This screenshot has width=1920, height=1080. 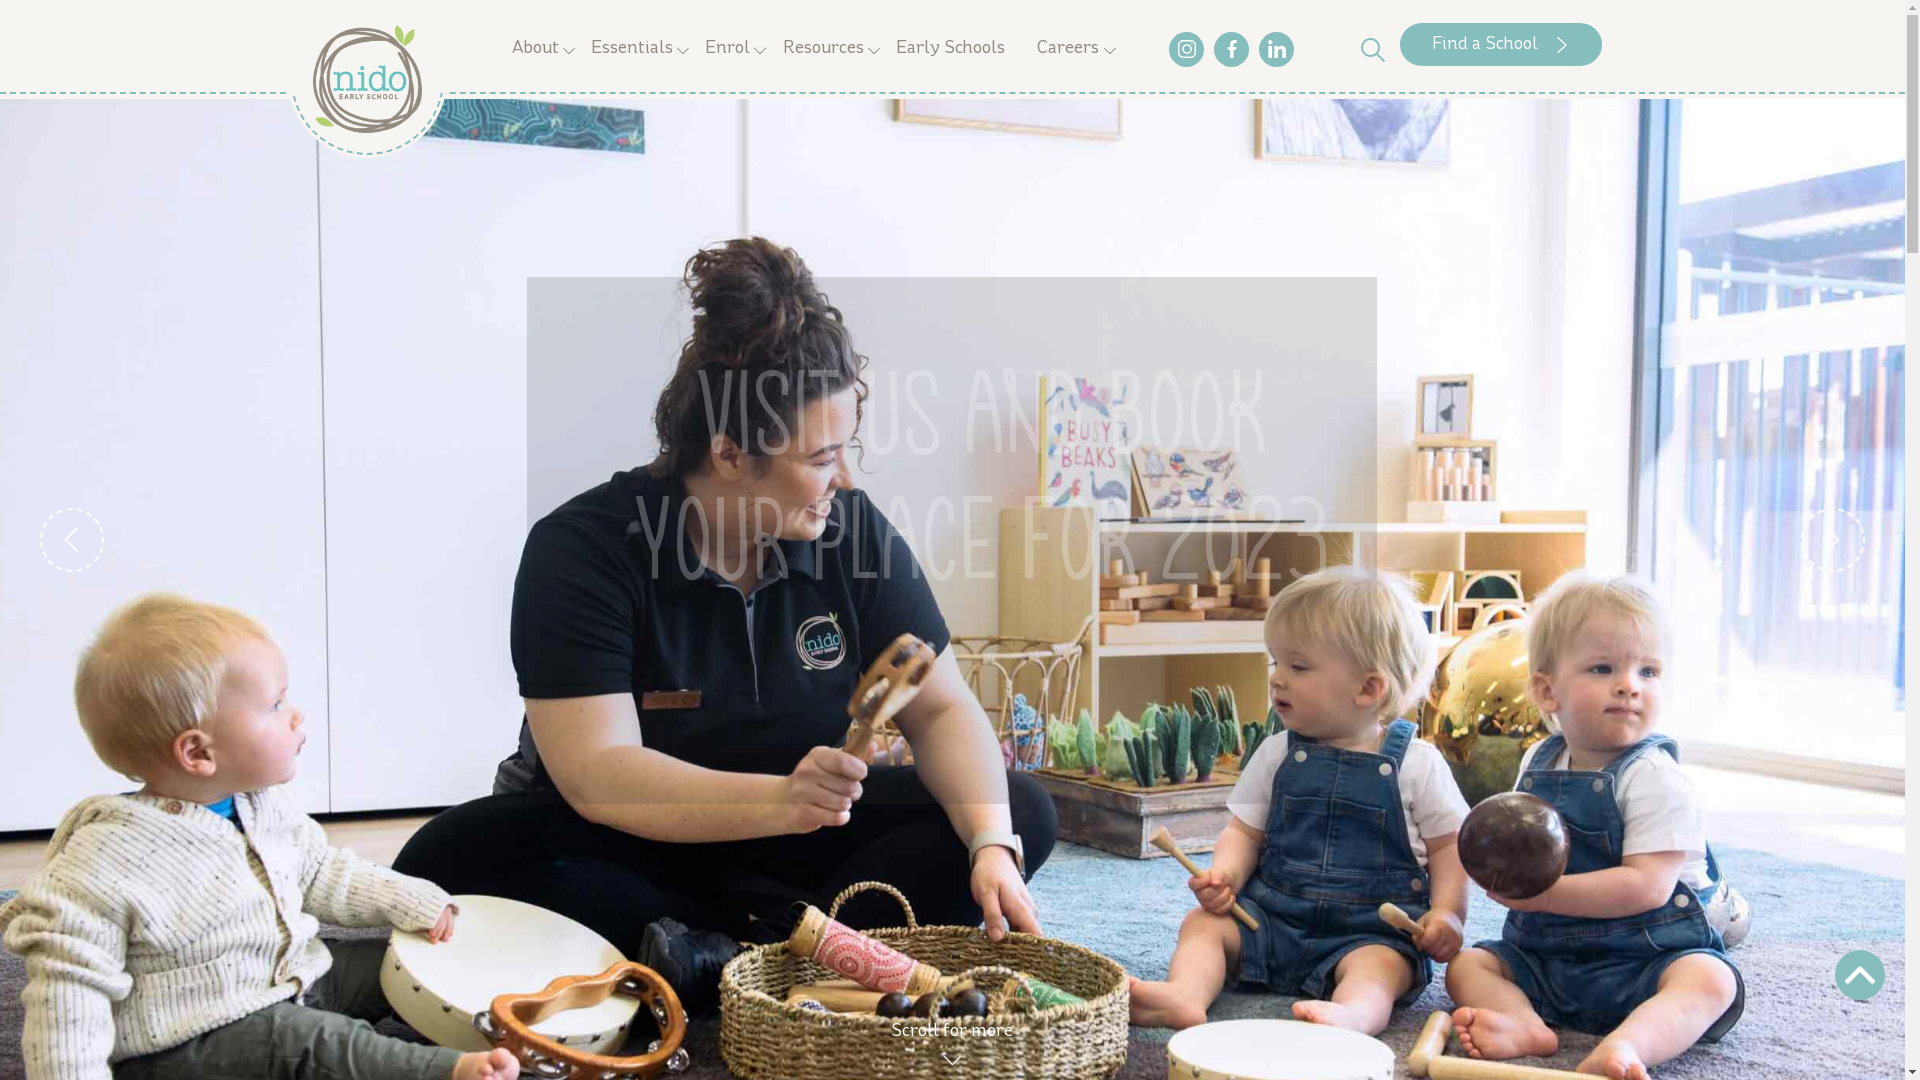 What do you see at coordinates (890, 1040) in the screenshot?
I see `'Scroll for more'` at bounding box center [890, 1040].